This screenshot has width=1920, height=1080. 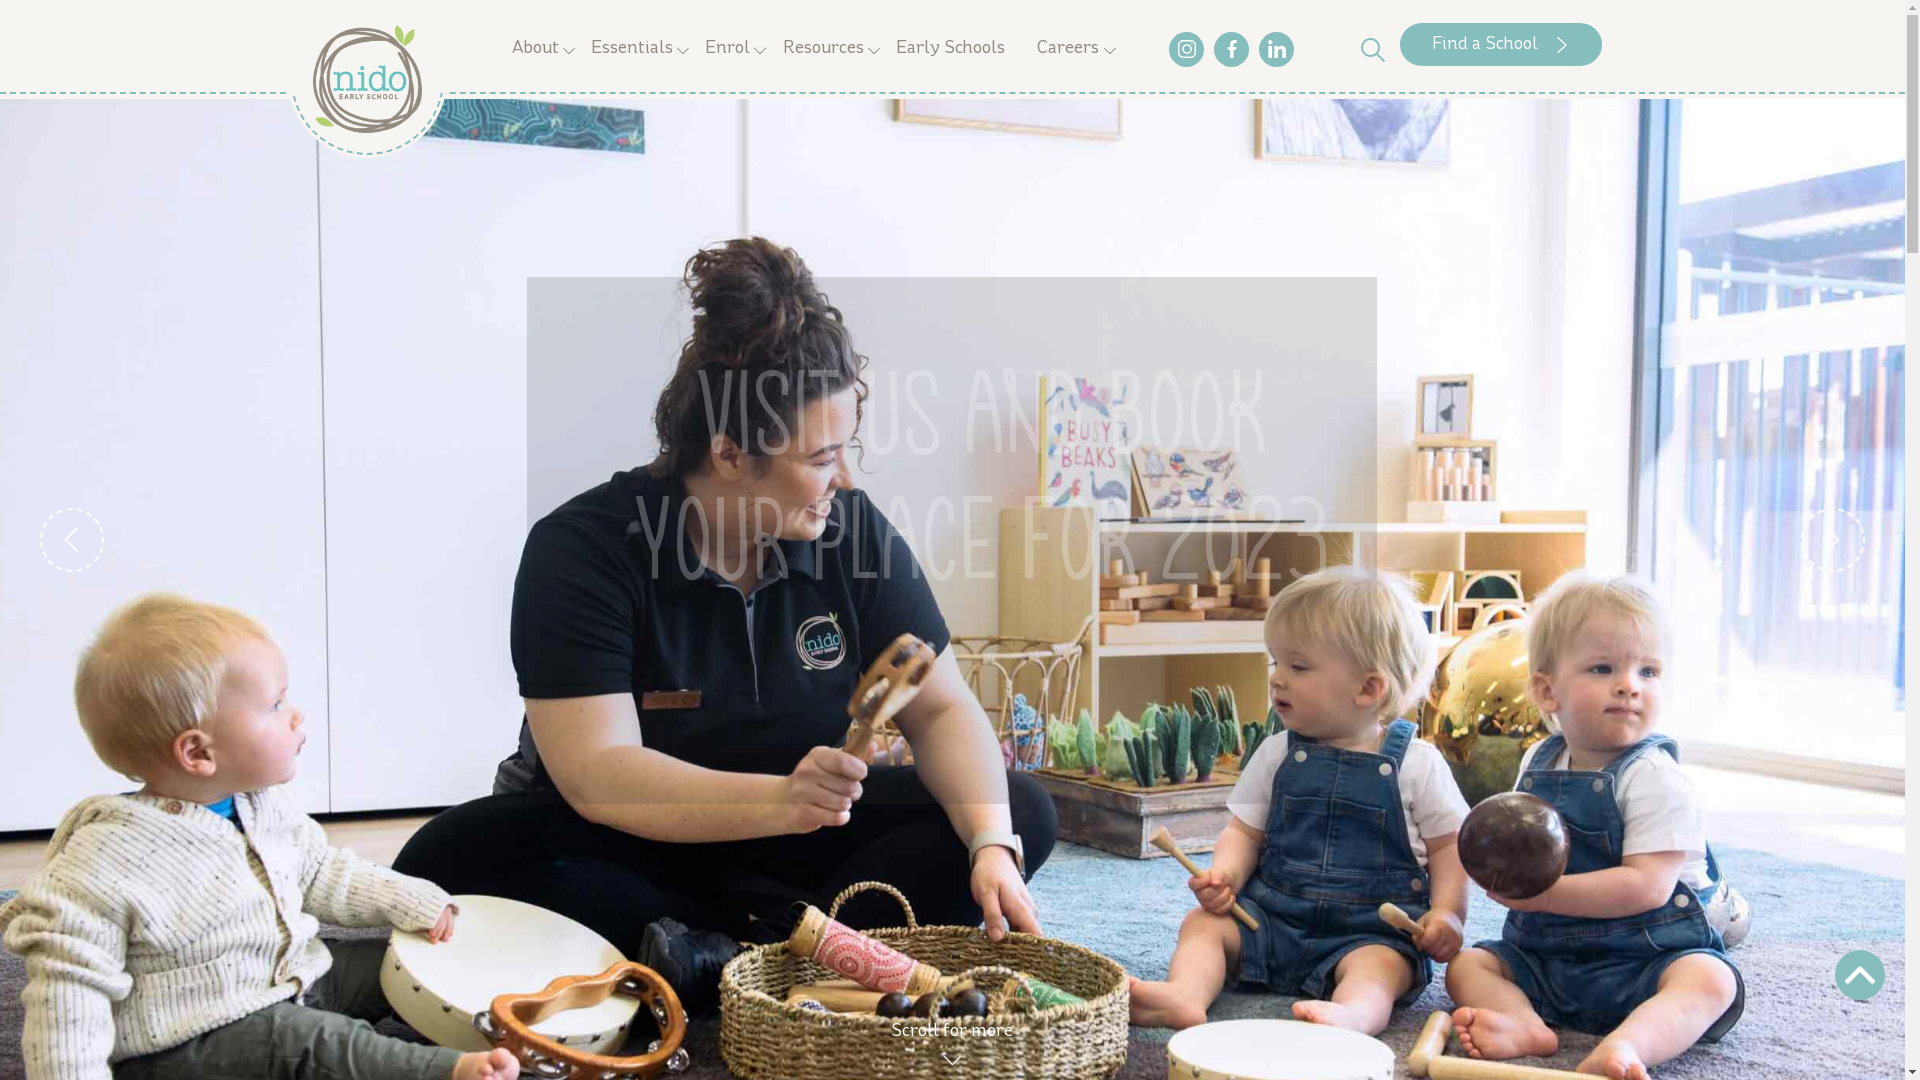 What do you see at coordinates (890, 1040) in the screenshot?
I see `'Scroll for more'` at bounding box center [890, 1040].